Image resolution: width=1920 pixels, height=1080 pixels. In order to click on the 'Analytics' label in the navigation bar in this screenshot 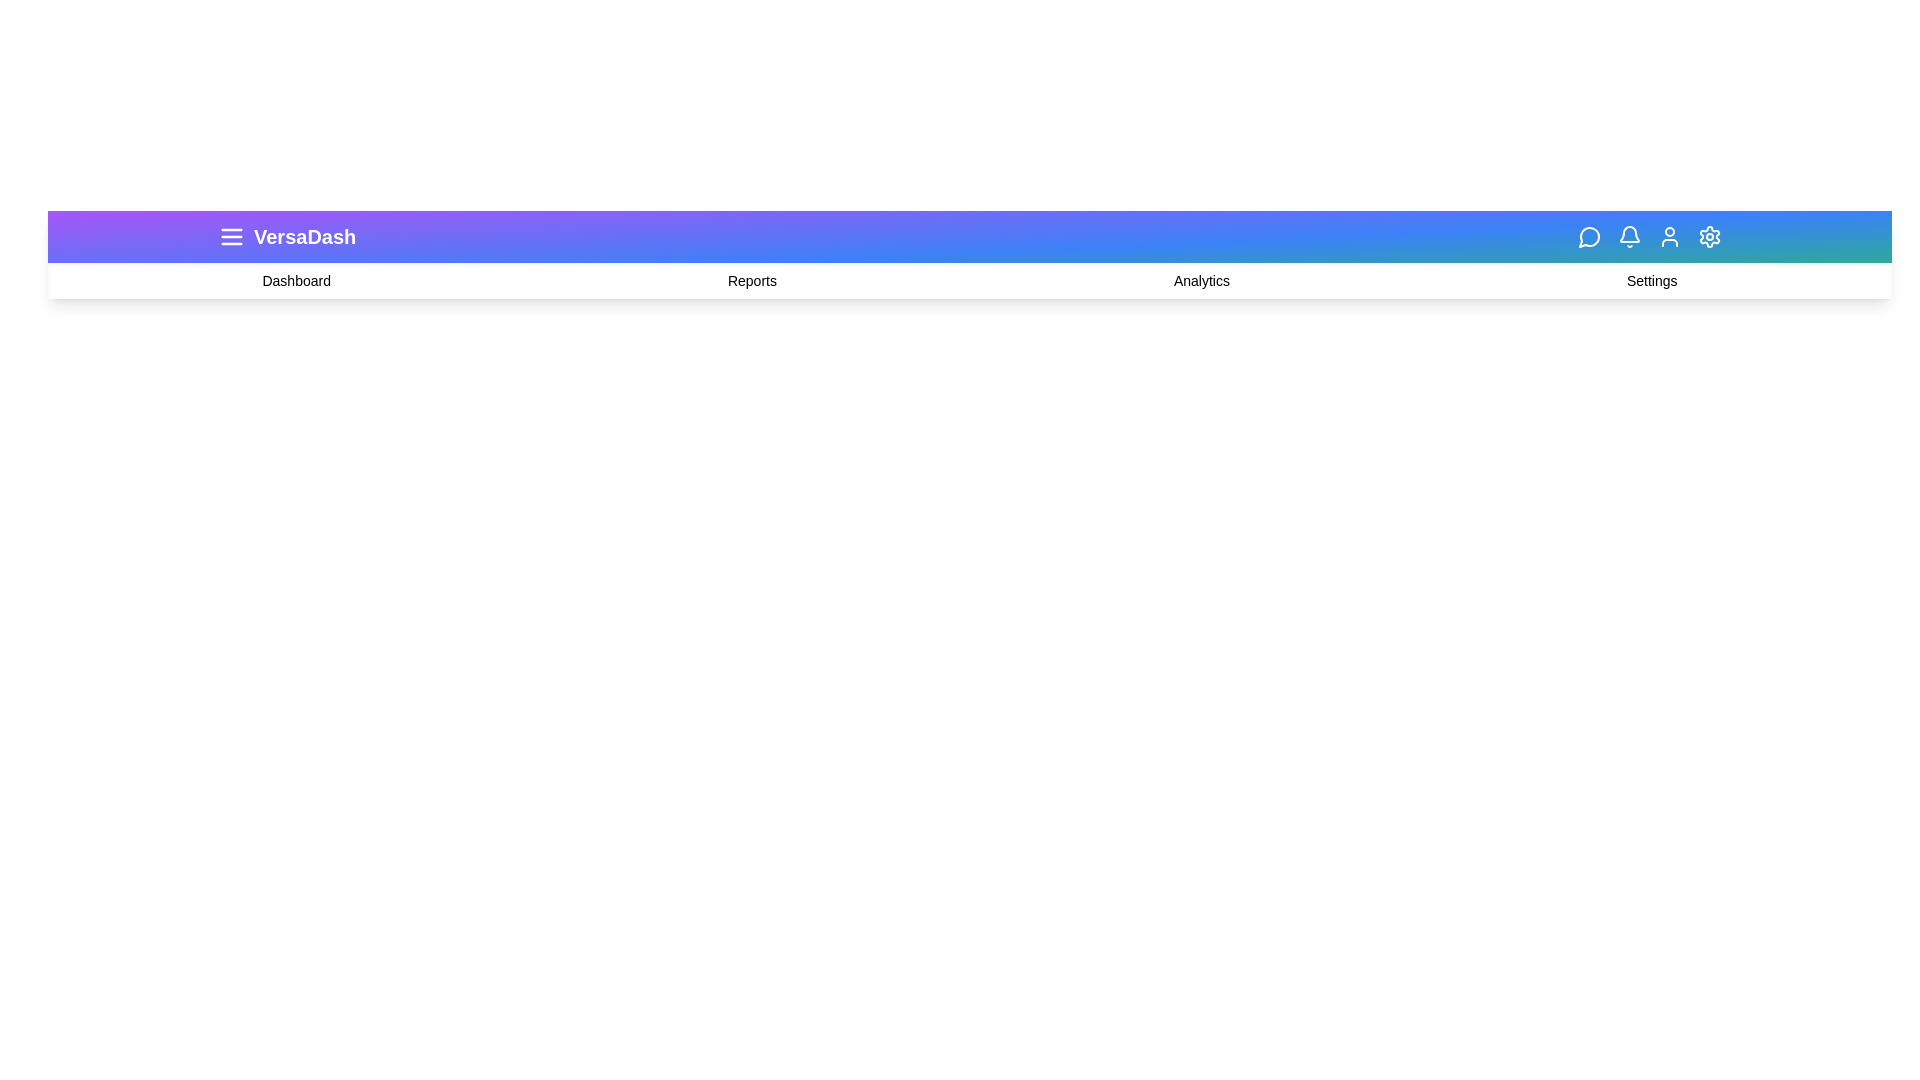, I will do `click(1200, 281)`.